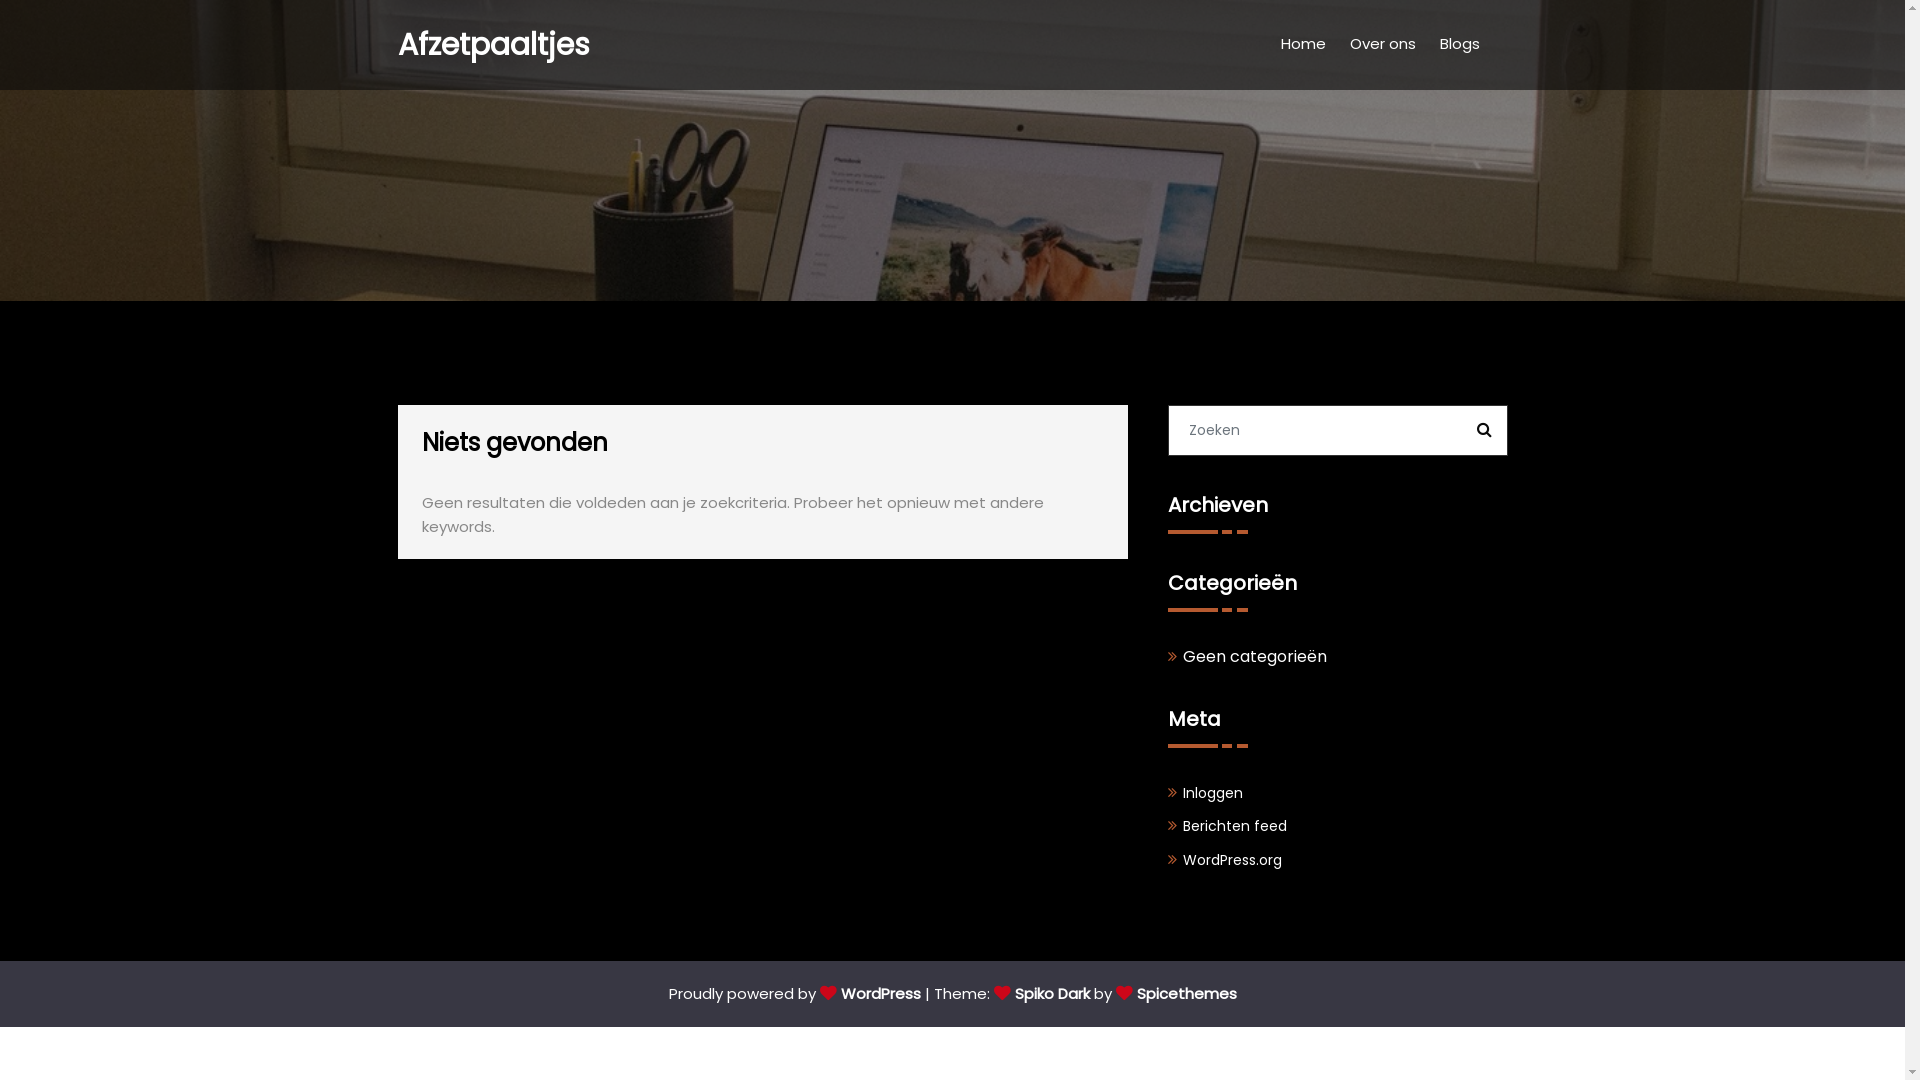 This screenshot has height=1080, width=1920. Describe the element at coordinates (870, 993) in the screenshot. I see `'WordPress'` at that location.